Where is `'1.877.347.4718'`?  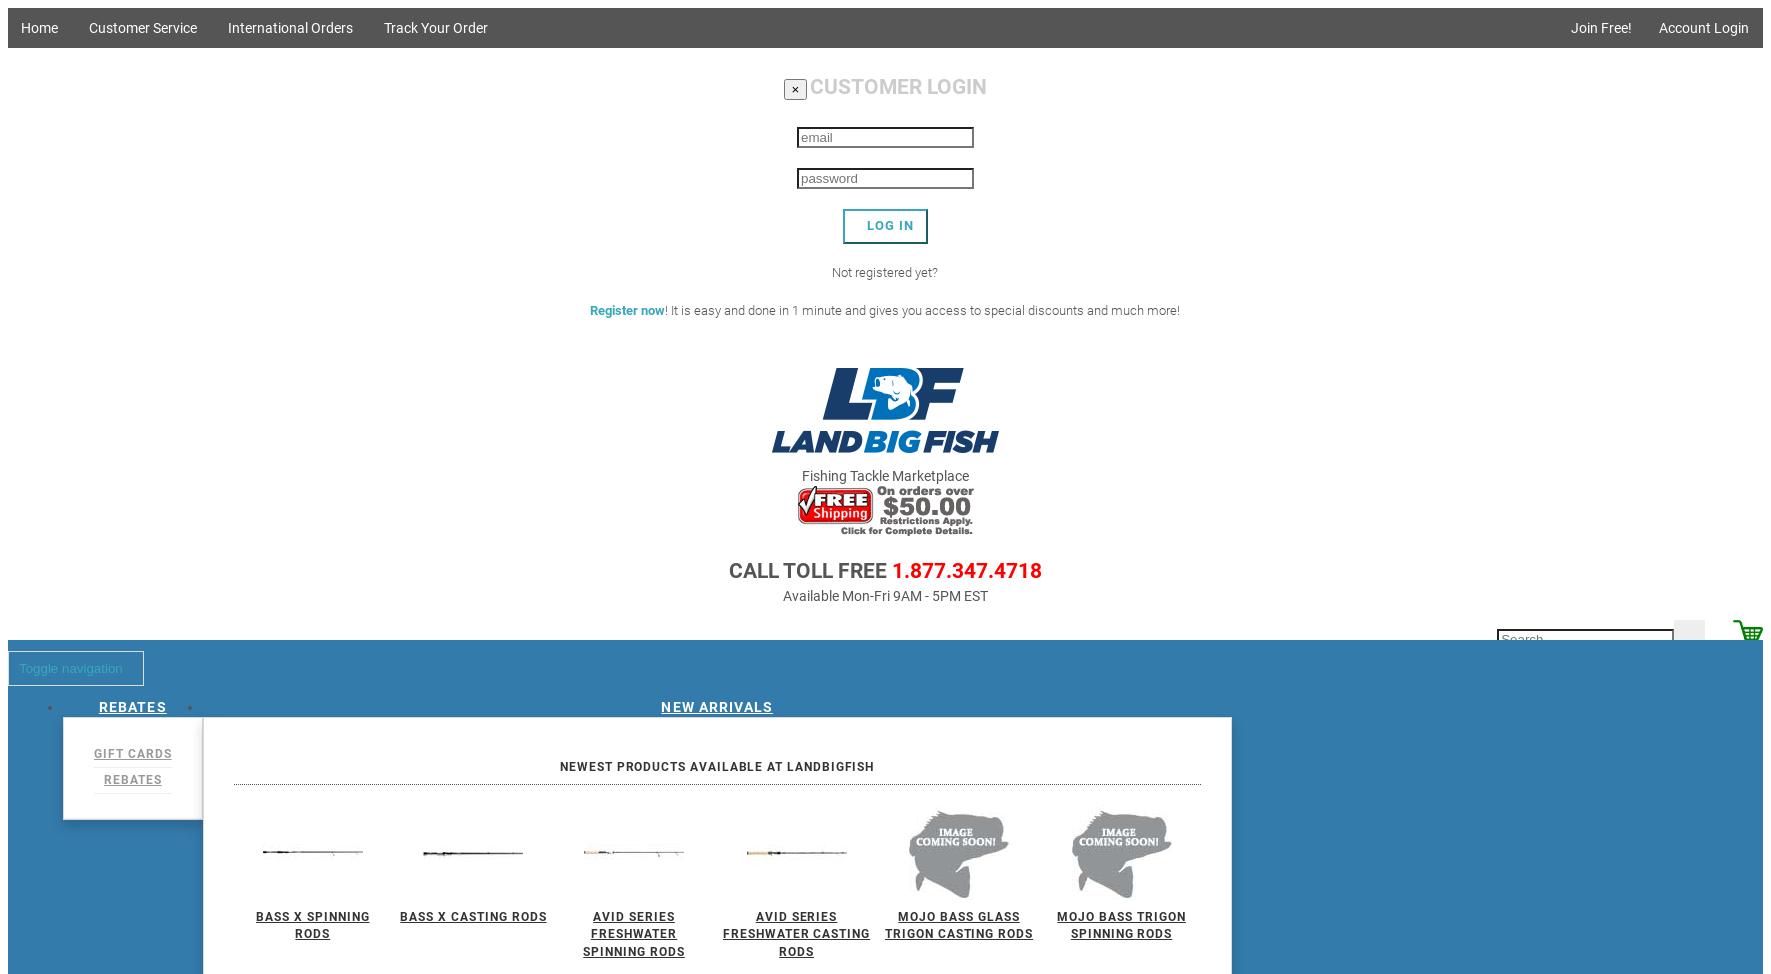 '1.877.347.4718' is located at coordinates (964, 568).